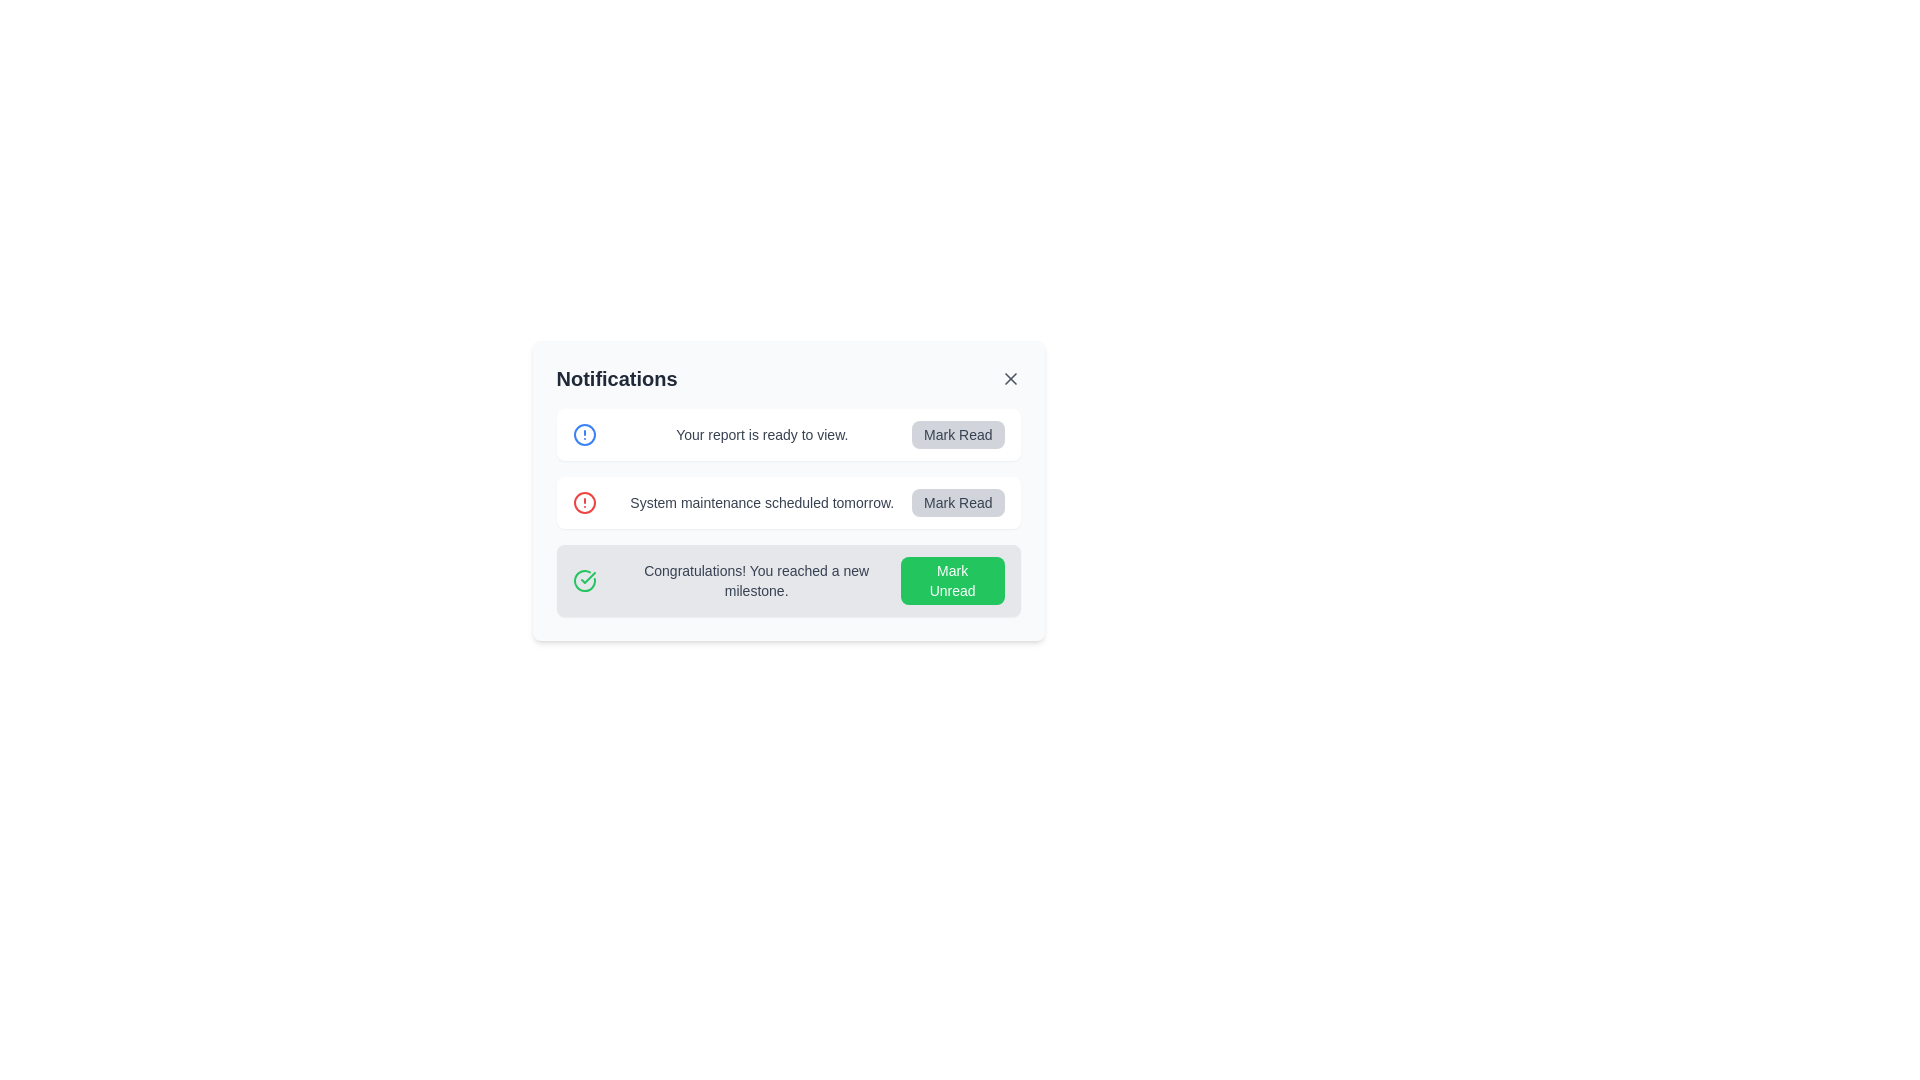 The image size is (1920, 1080). Describe the element at coordinates (583, 434) in the screenshot. I see `the alert icon located to the left of the text 'Your report is ready` at that location.